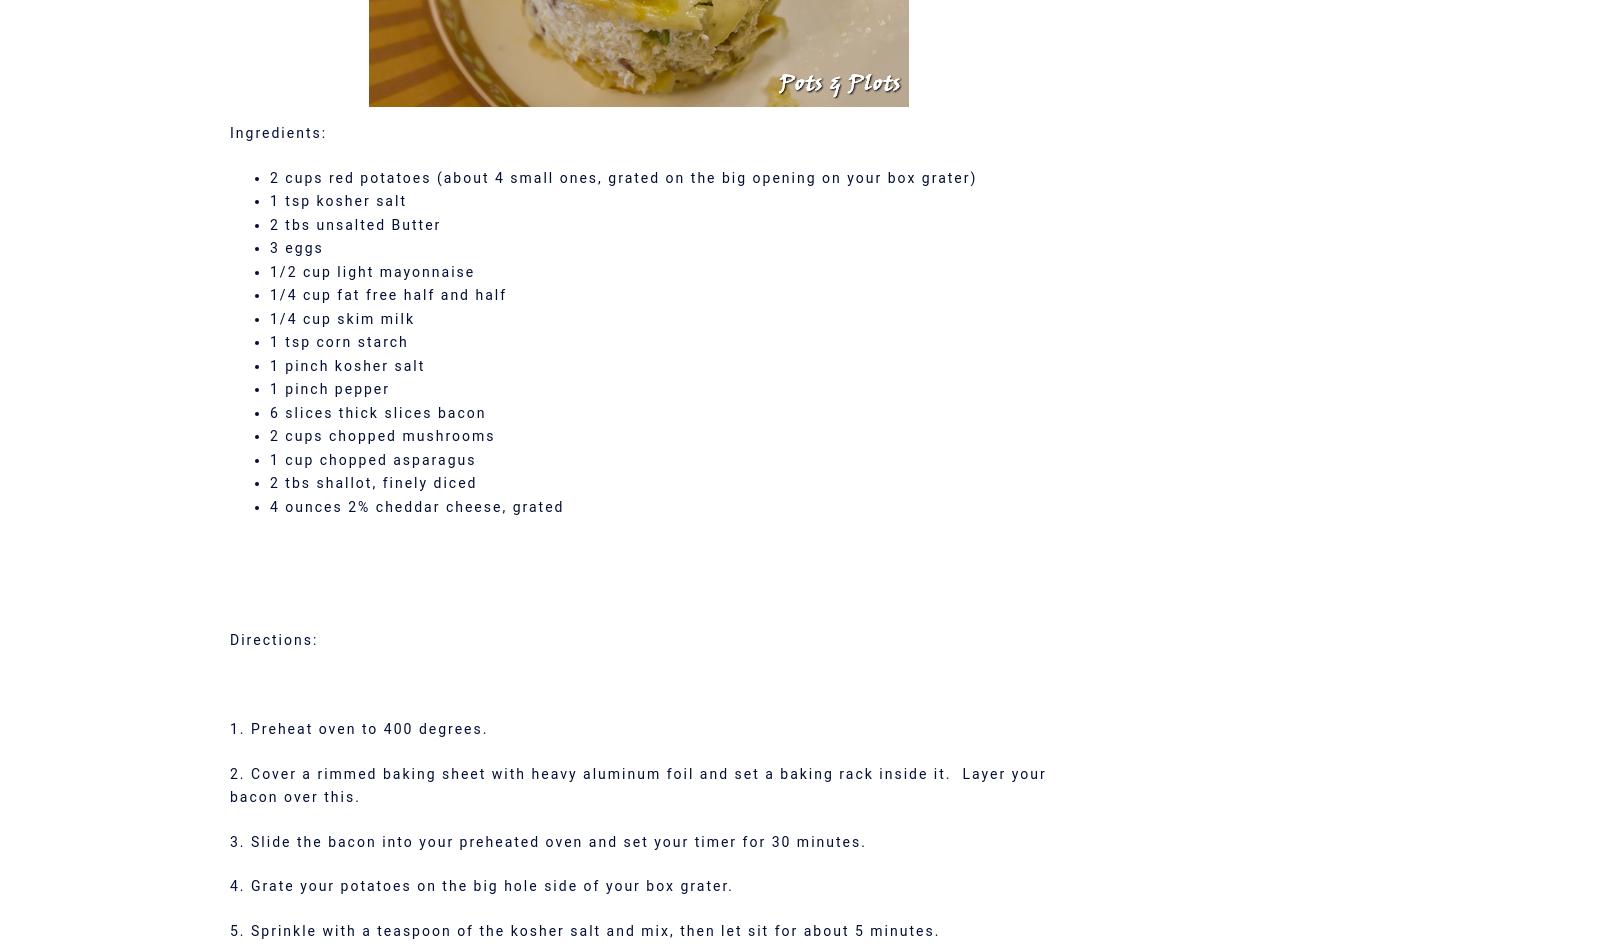  Describe the element at coordinates (799, 699) in the screenshot. I see `'Goodreads'` at that location.